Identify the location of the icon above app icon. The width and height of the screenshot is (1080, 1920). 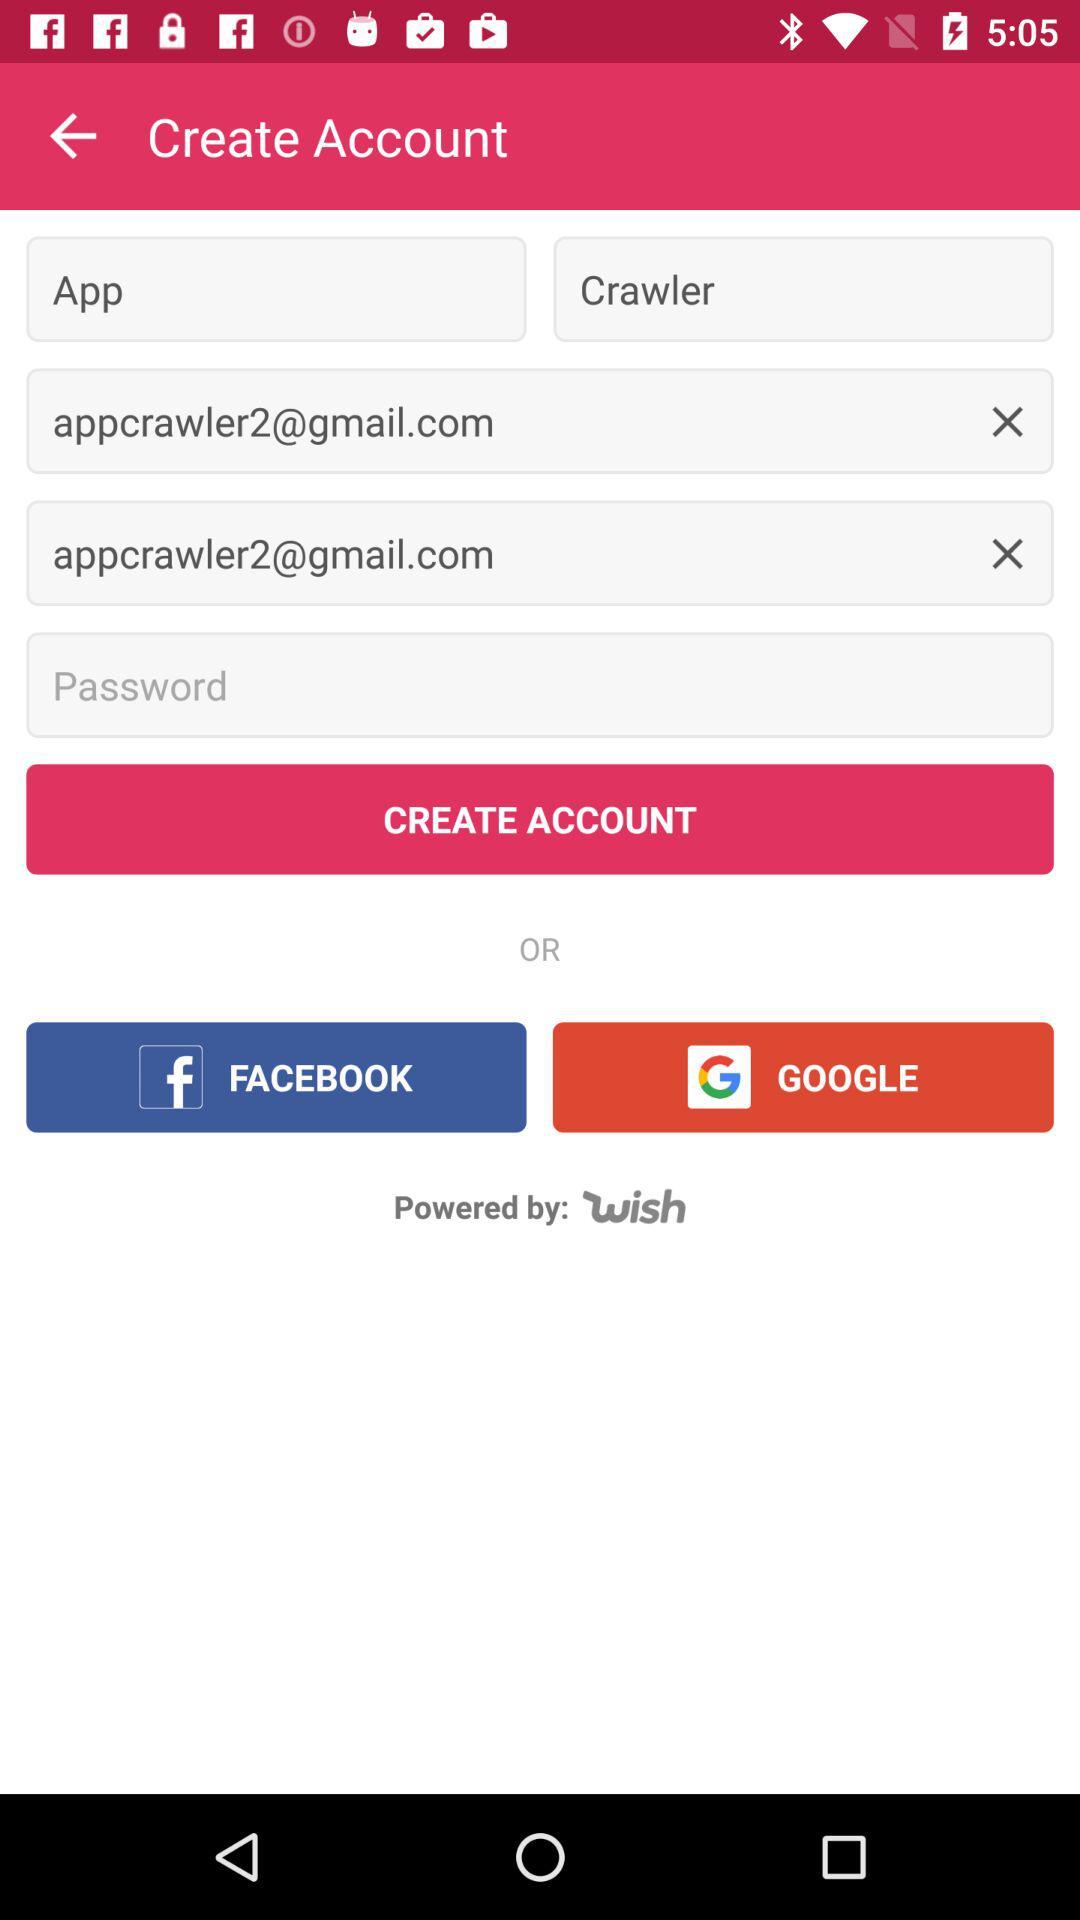
(72, 135).